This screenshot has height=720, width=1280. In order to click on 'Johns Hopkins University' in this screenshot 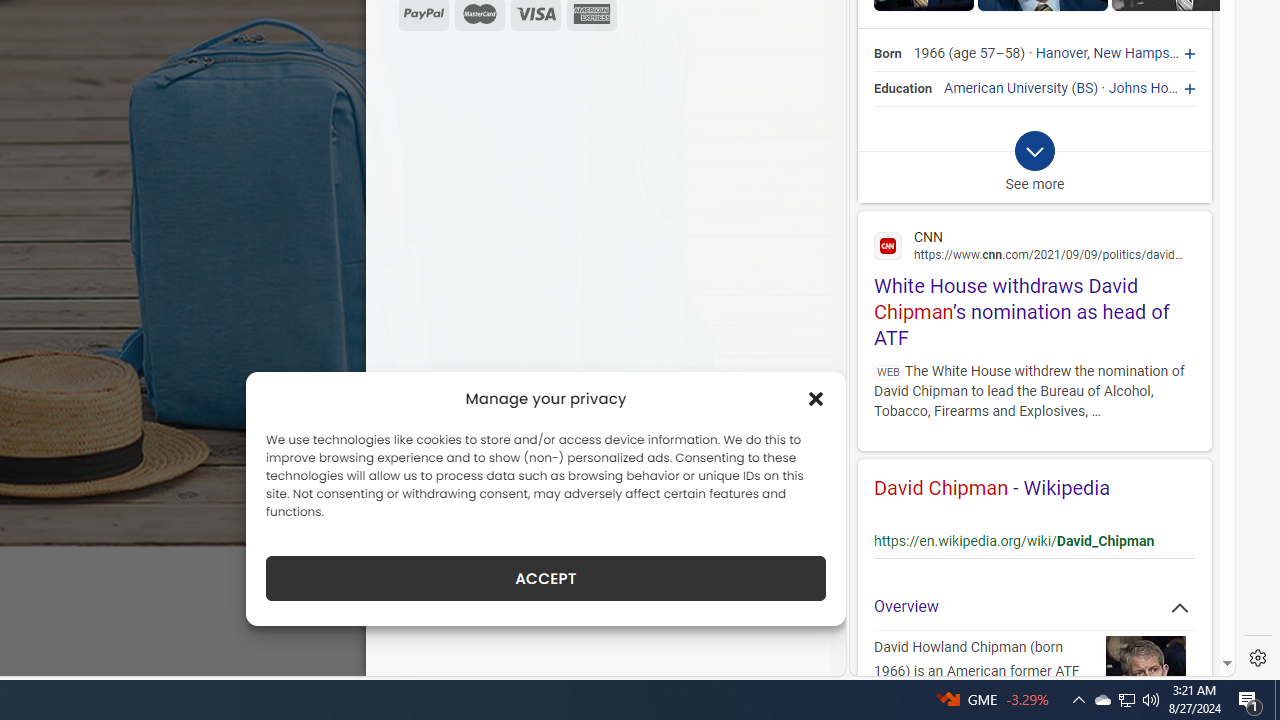, I will do `click(1187, 87)`.